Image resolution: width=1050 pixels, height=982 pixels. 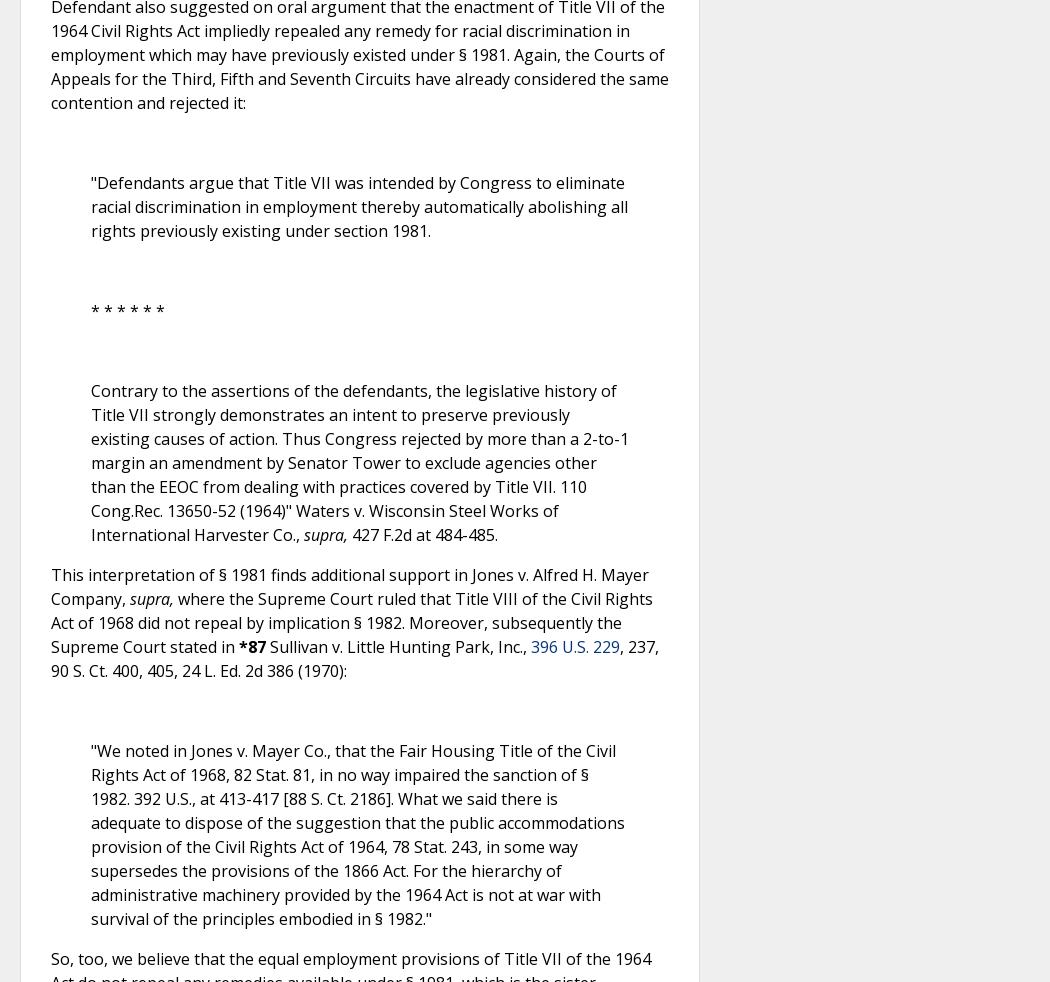 What do you see at coordinates (398, 646) in the screenshot?
I see `'Sullivan v. Little Hunting Park, Inc.,'` at bounding box center [398, 646].